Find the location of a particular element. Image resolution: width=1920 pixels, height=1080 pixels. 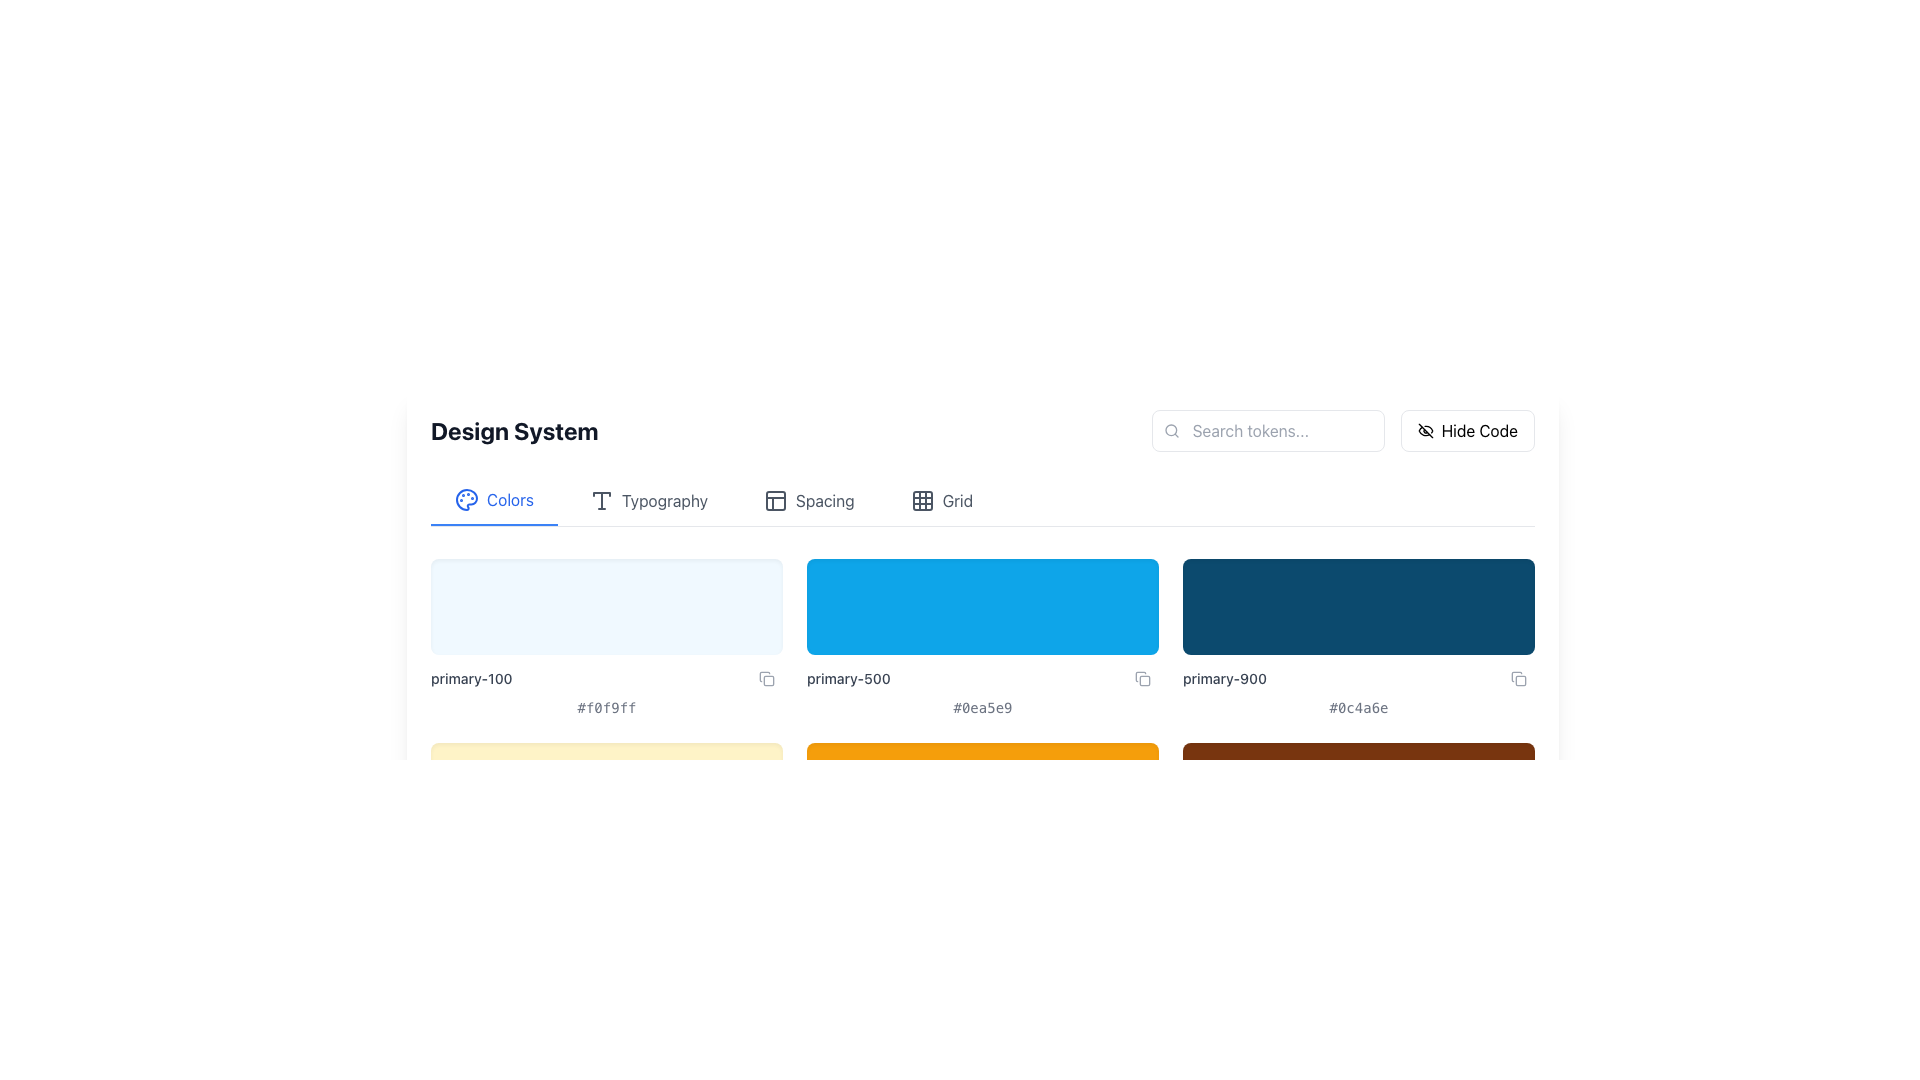

the tab in the Navigation bar located below the title 'Design System' is located at coordinates (983, 500).